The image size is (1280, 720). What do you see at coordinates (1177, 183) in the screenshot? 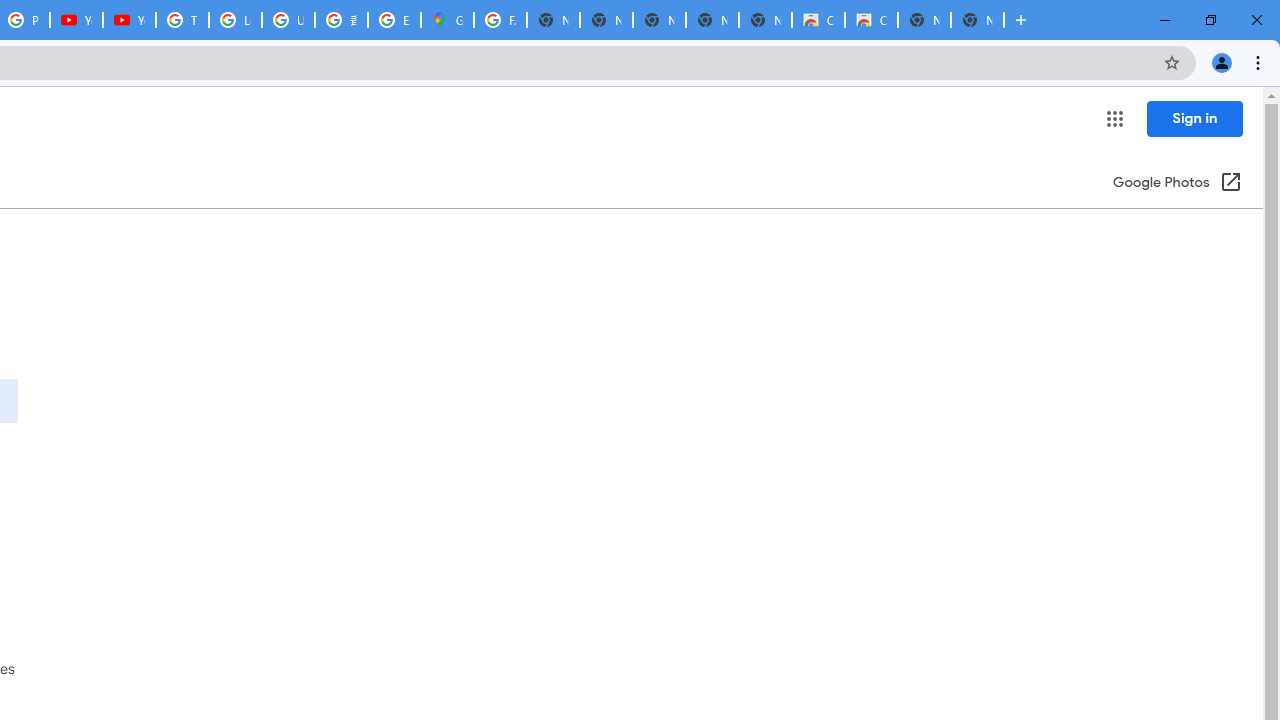
I see `'Google Photos (Open in a new window)'` at bounding box center [1177, 183].